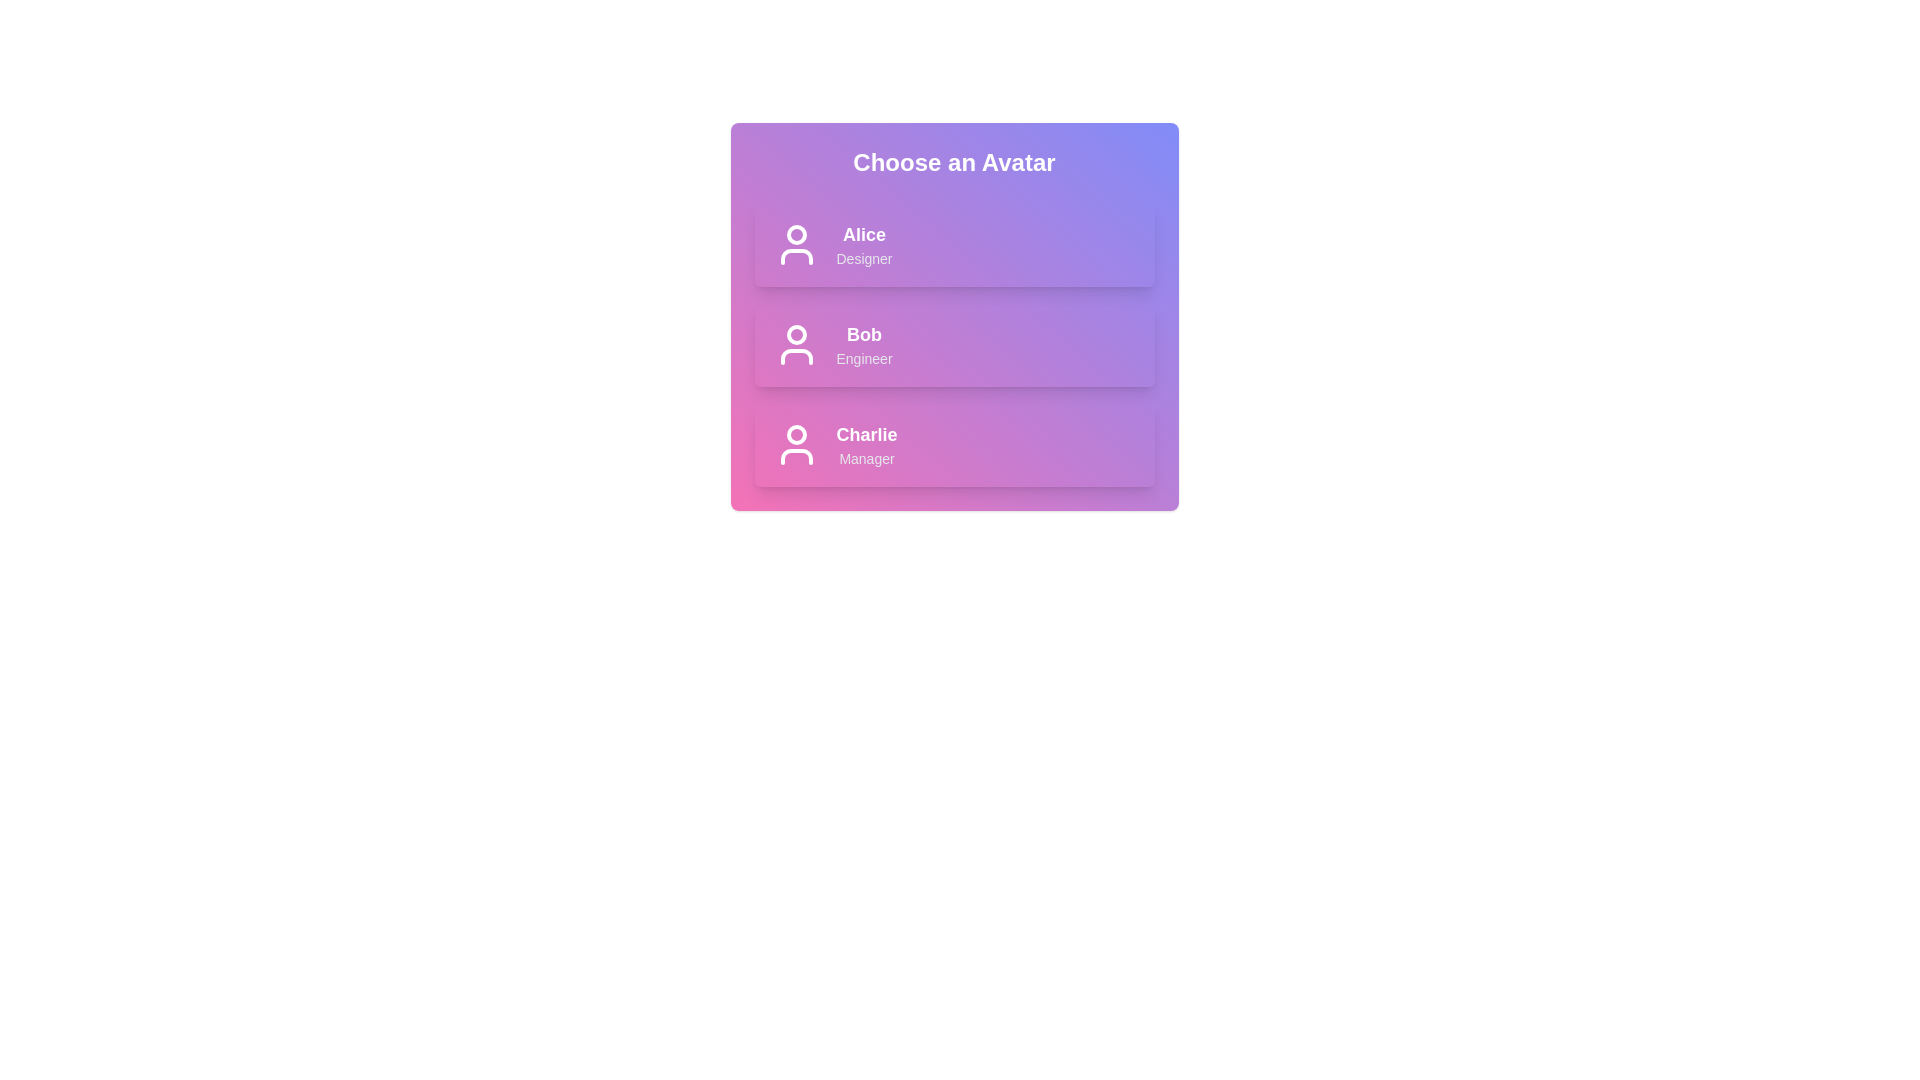 Image resolution: width=1920 pixels, height=1080 pixels. Describe the element at coordinates (953, 443) in the screenshot. I see `the third selectable list item that displays the name 'Charlie' and the title 'Manager'` at that location.